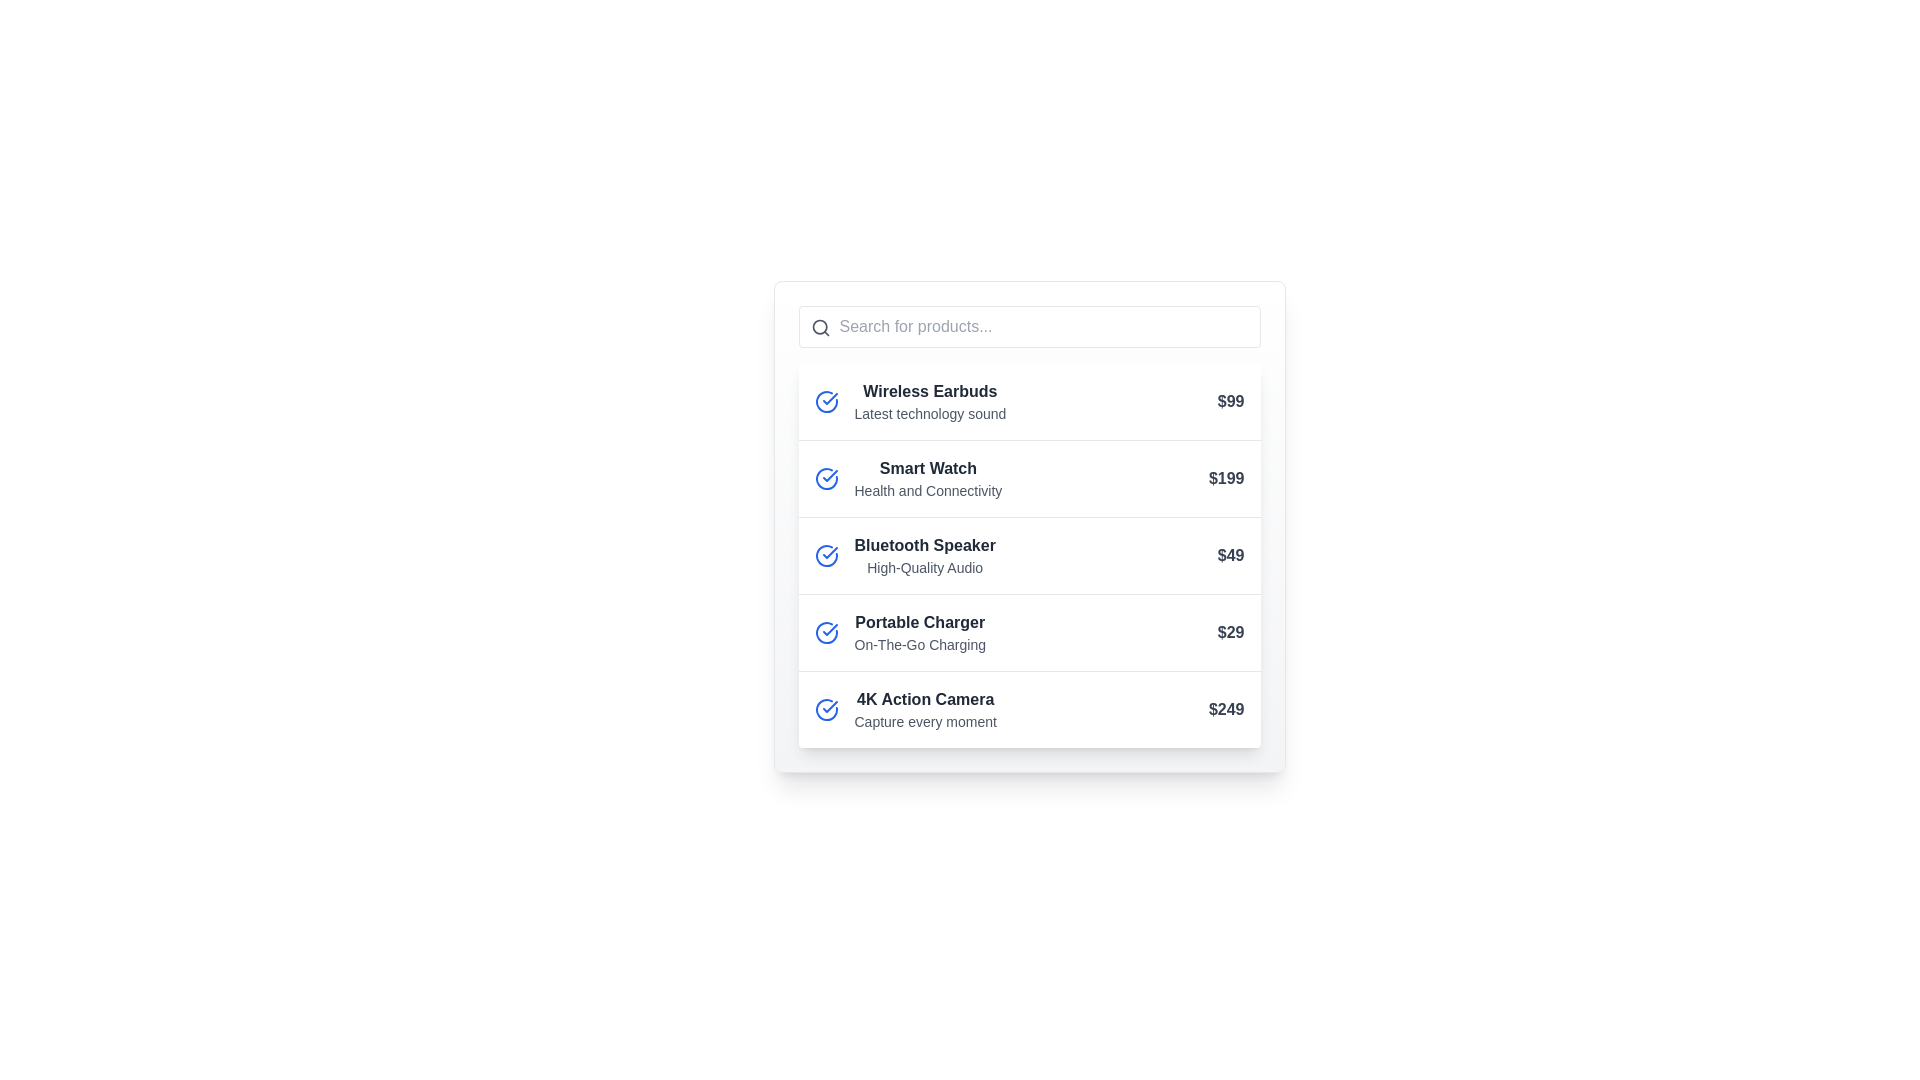  What do you see at coordinates (1029, 555) in the screenshot?
I see `the third item in the product details list, which is located between the 'Smart Watch' and 'Portable Charger' items` at bounding box center [1029, 555].